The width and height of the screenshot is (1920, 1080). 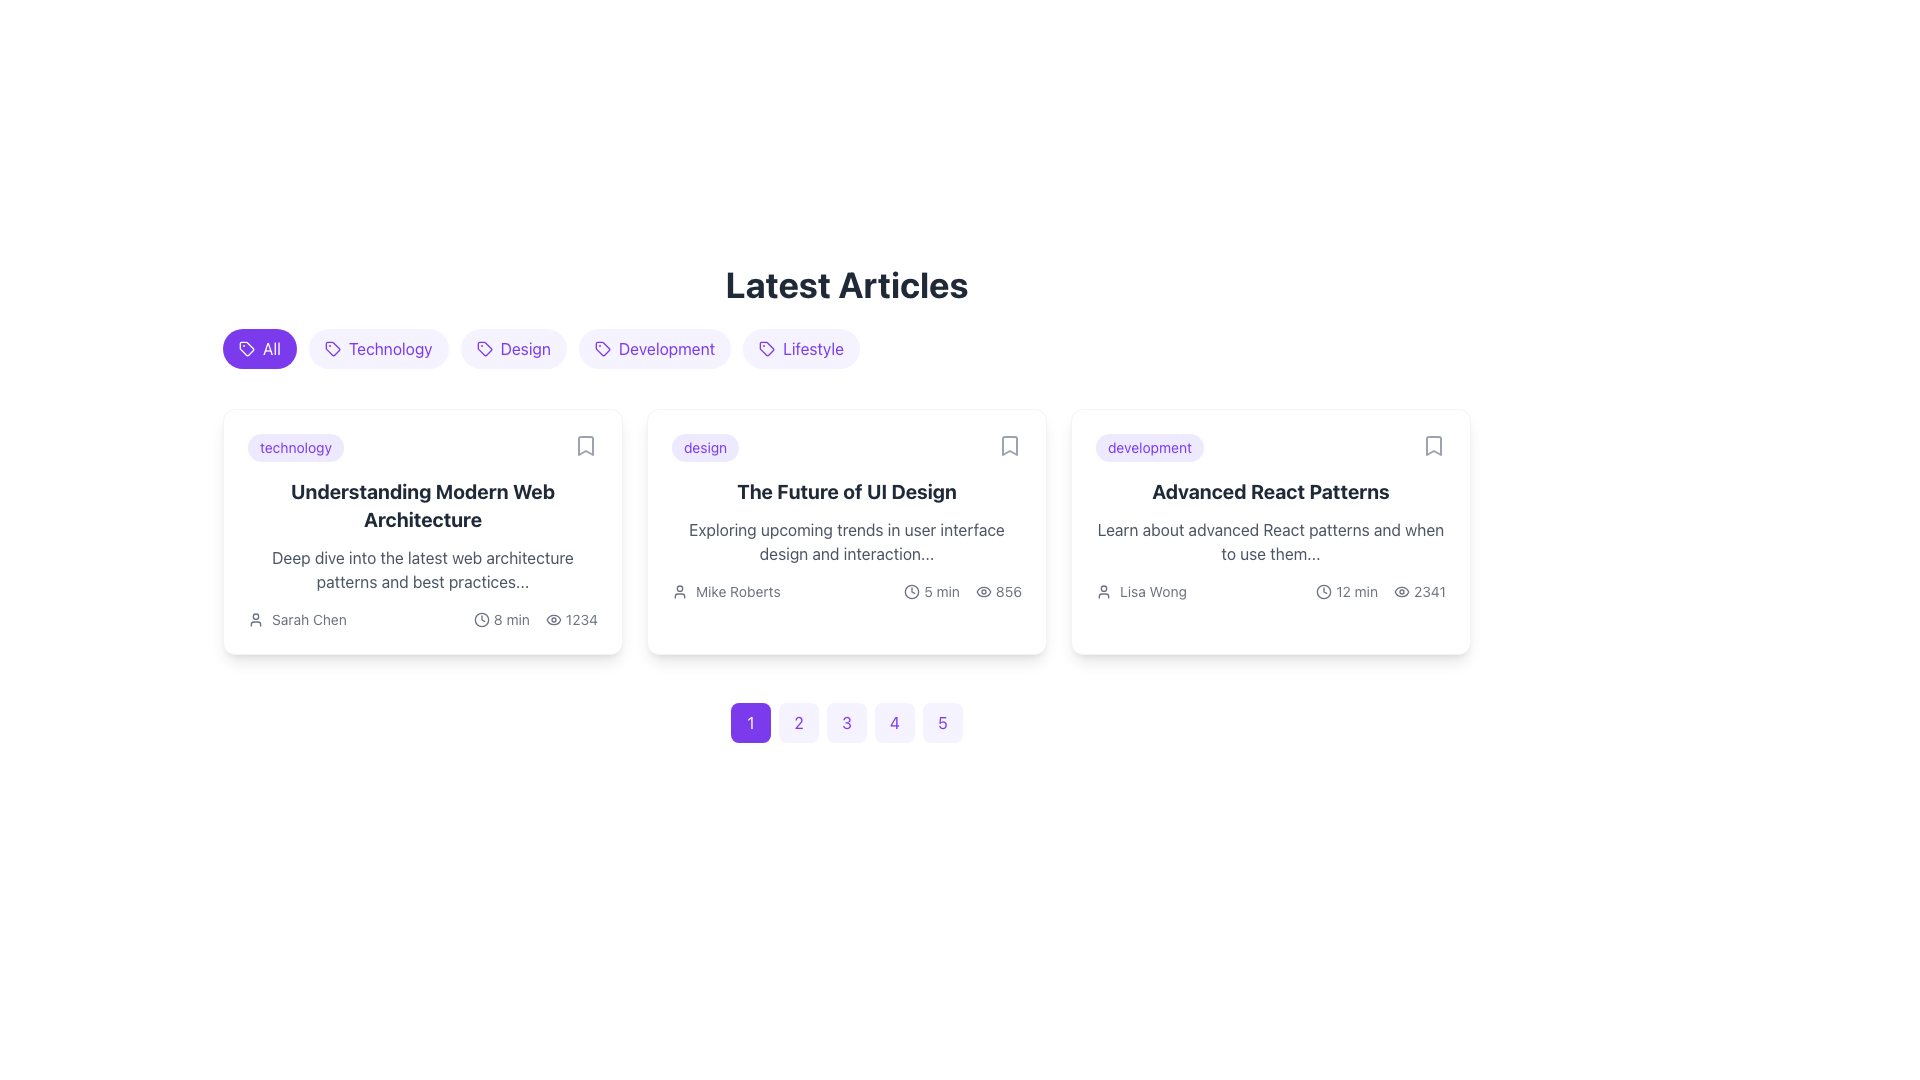 What do you see at coordinates (1008, 590) in the screenshot?
I see `the Numeric Display indicating the number of views or interactions, located to the right of the eye-shaped icon in the bottom-right corner of the card titled 'The Future of UI Design'` at bounding box center [1008, 590].